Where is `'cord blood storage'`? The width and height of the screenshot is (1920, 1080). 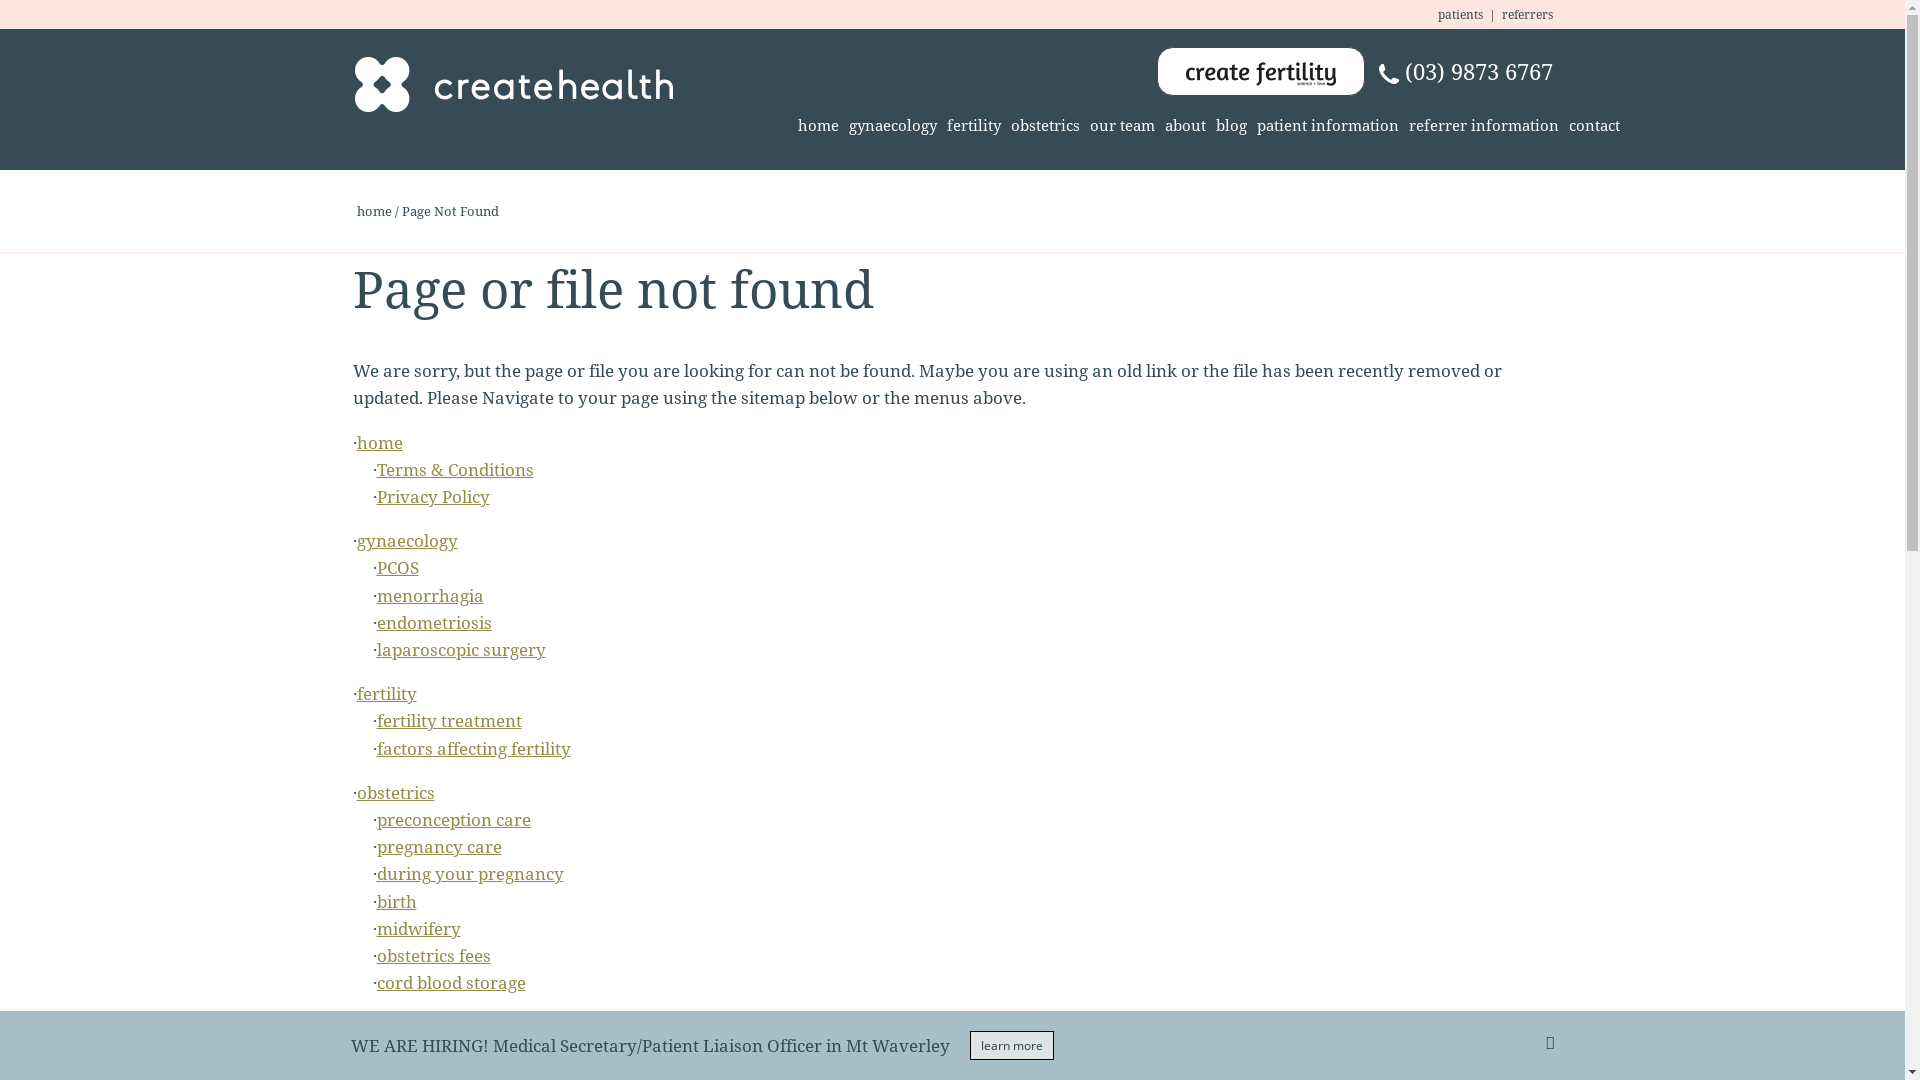 'cord blood storage' is located at coordinates (449, 981).